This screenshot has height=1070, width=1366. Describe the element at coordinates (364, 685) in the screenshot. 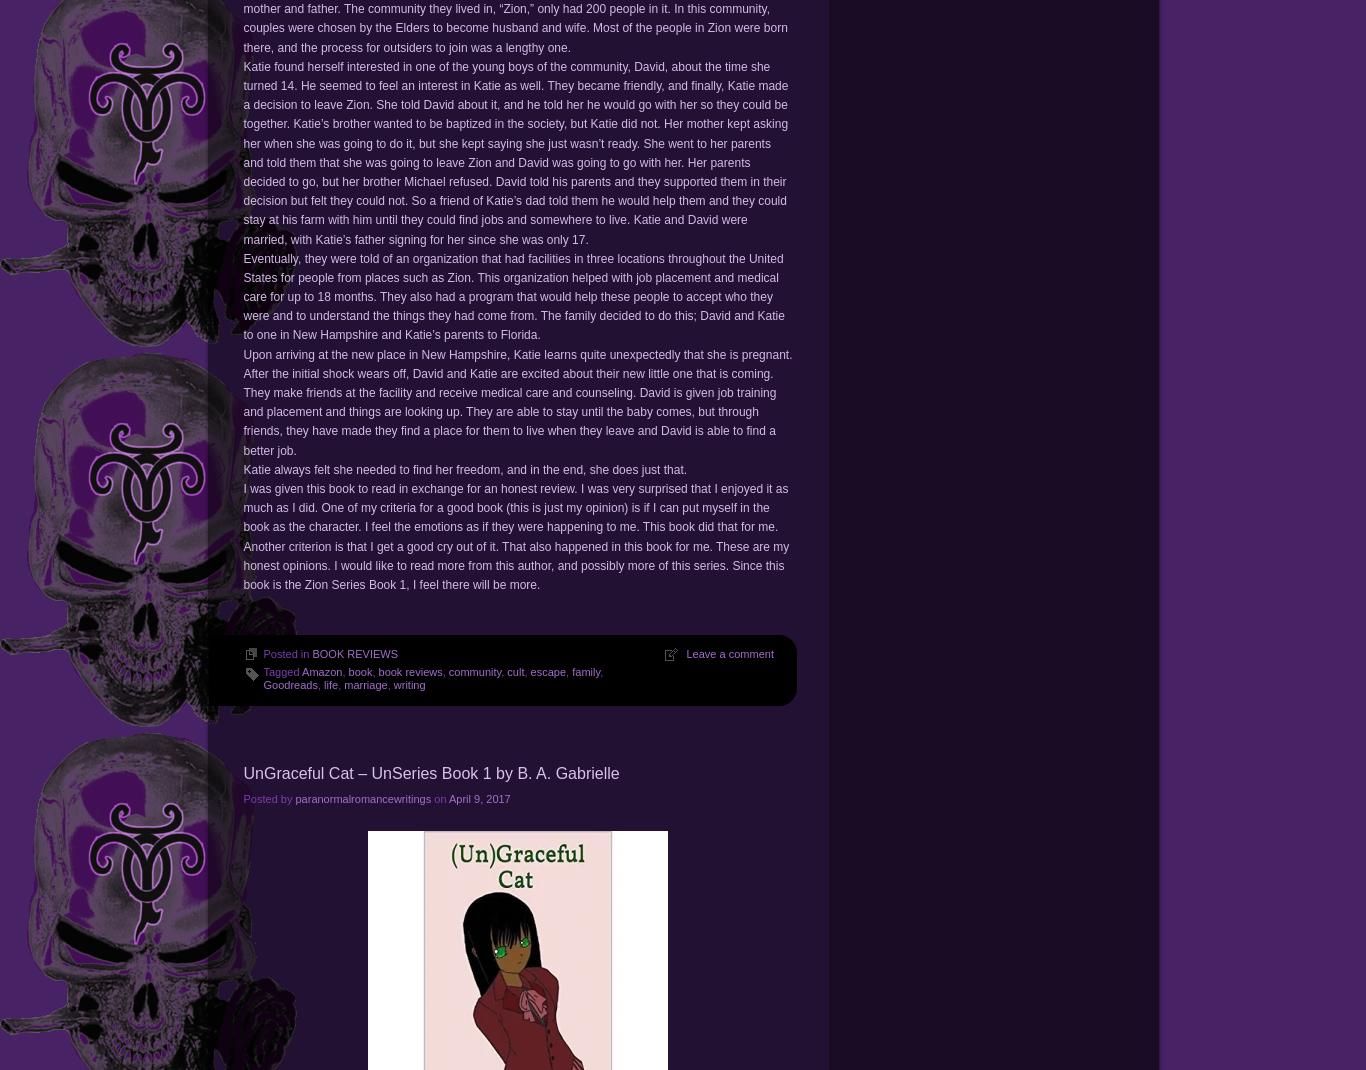

I see `'marriage'` at that location.